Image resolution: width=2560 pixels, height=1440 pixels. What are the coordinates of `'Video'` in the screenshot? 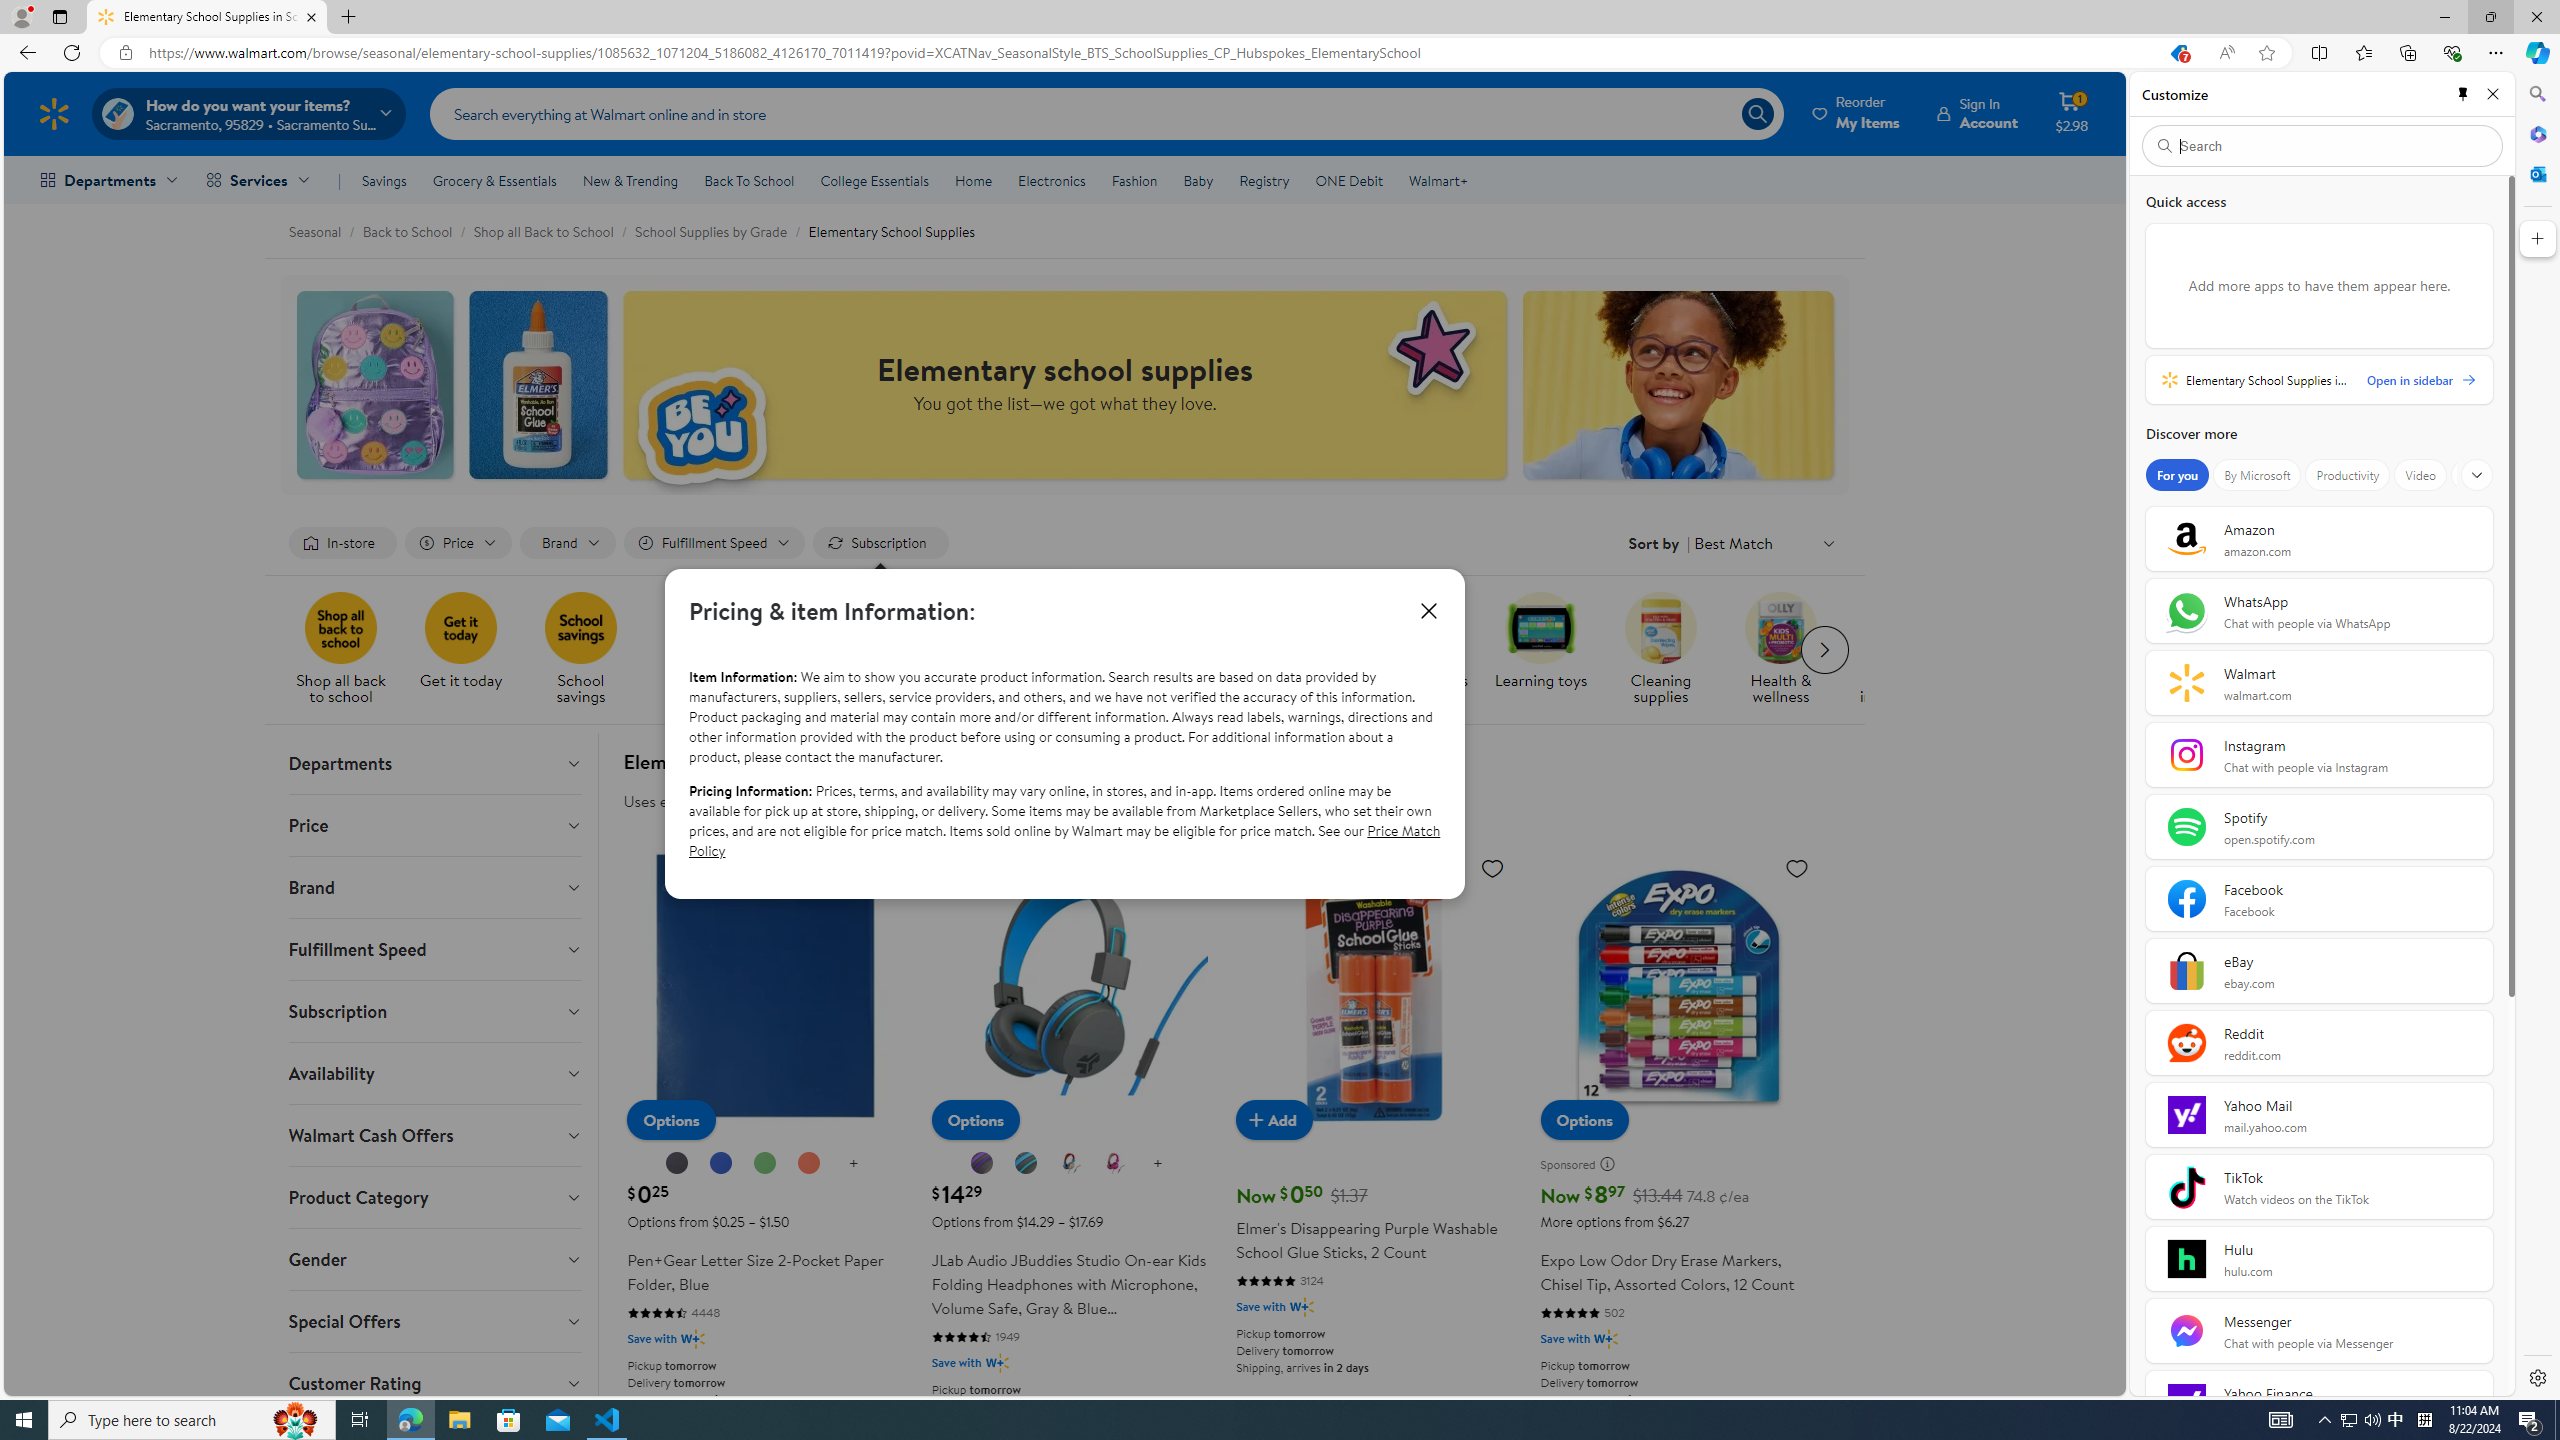 It's located at (2420, 474).